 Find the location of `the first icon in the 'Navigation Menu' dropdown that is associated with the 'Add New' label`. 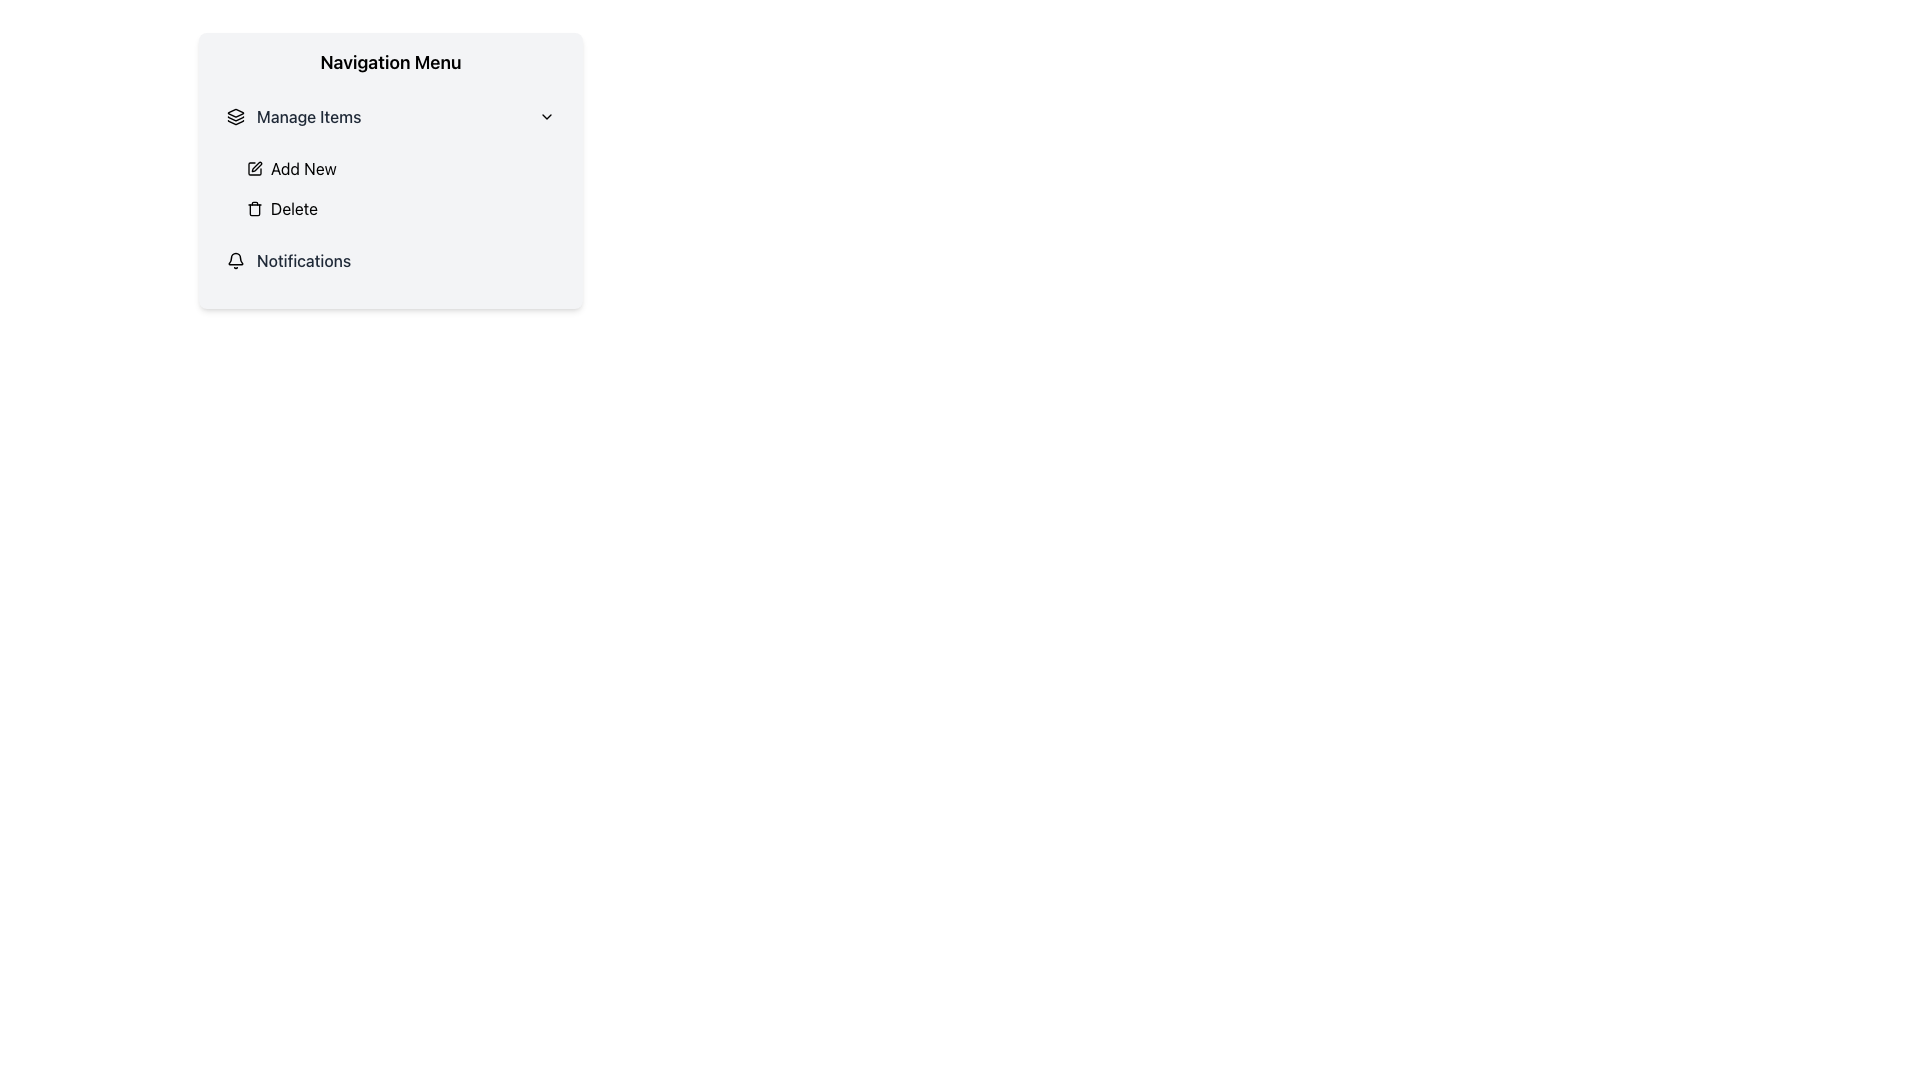

the first icon in the 'Navigation Menu' dropdown that is associated with the 'Add New' label is located at coordinates (253, 168).